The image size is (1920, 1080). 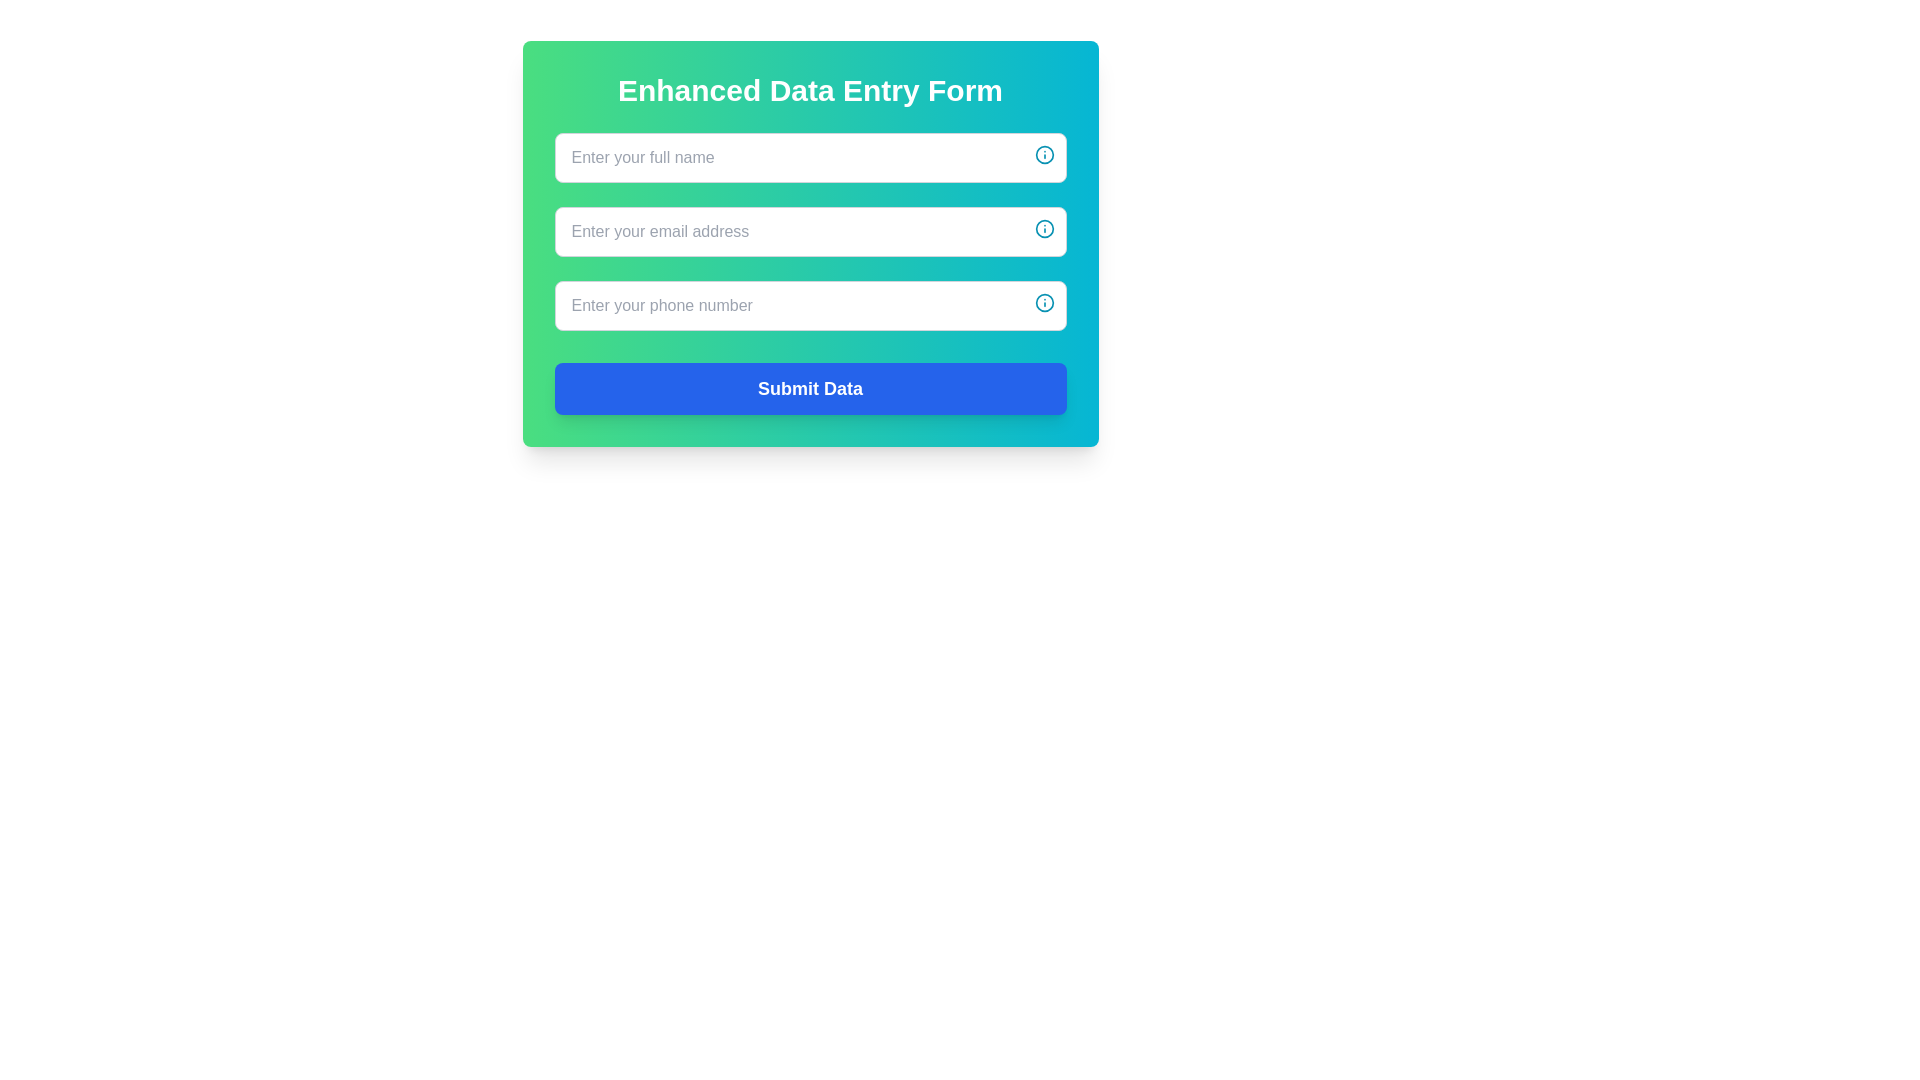 I want to click on the input field for entering a phone number by clicking the actionable icon located at the far right of the input field, so click(x=1043, y=303).